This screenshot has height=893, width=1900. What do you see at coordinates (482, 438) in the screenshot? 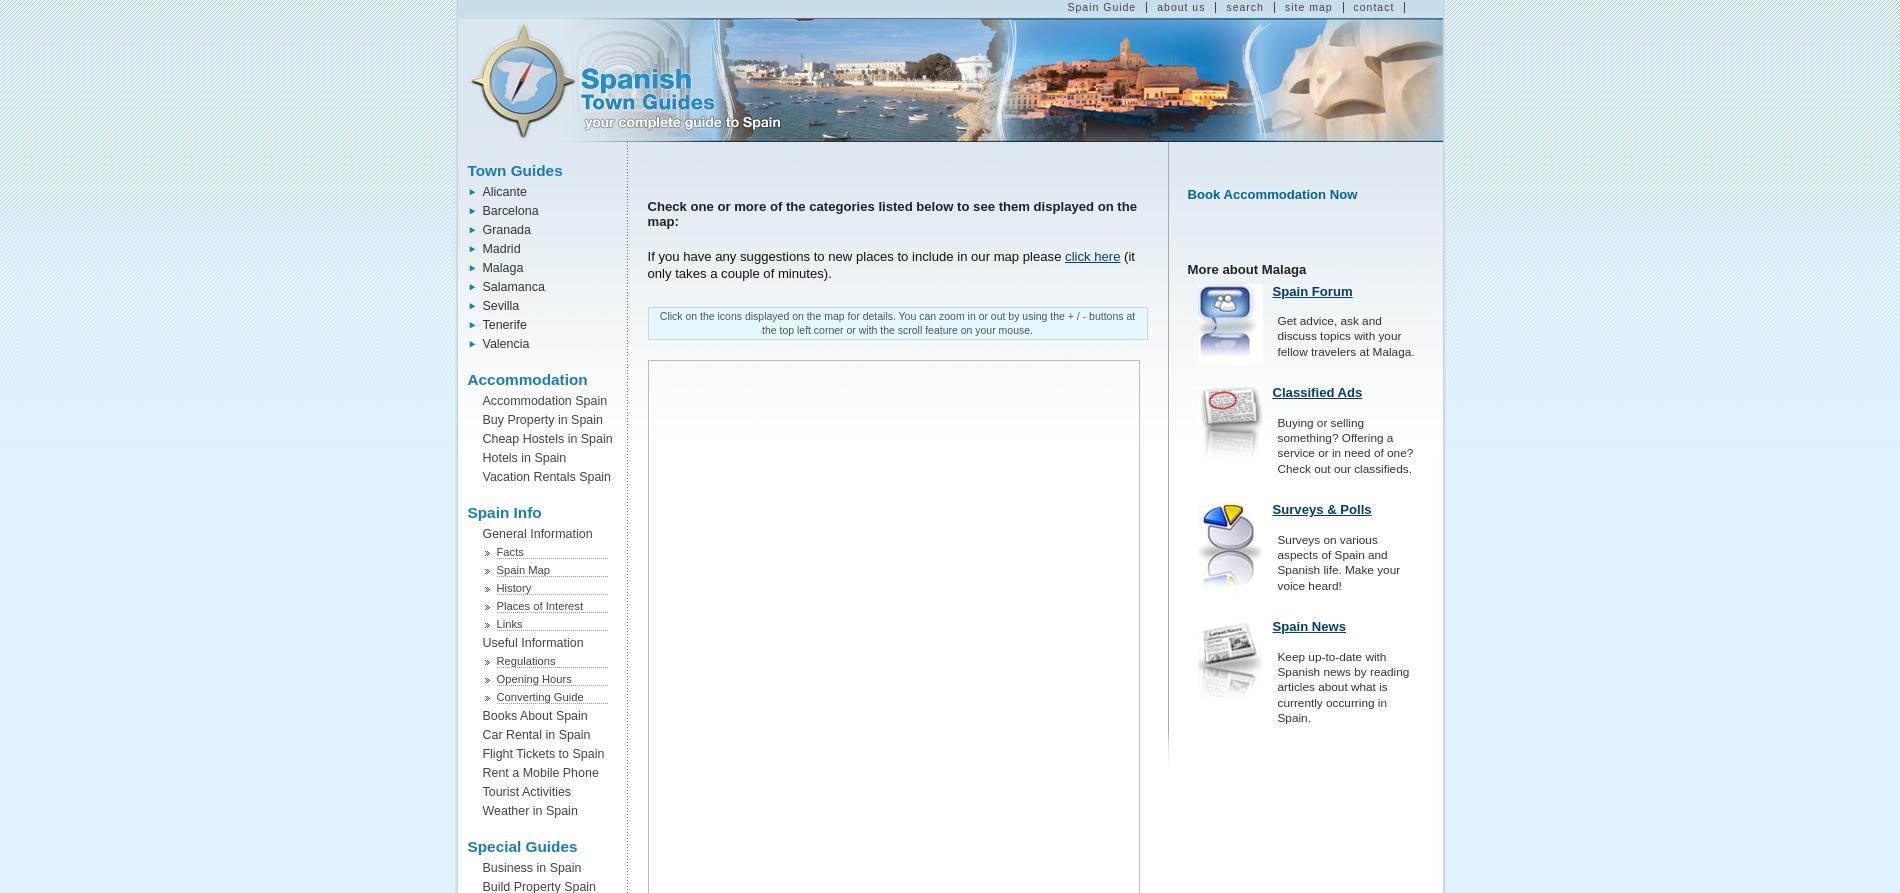
I see `'Cheap Hostels in Spain'` at bounding box center [482, 438].